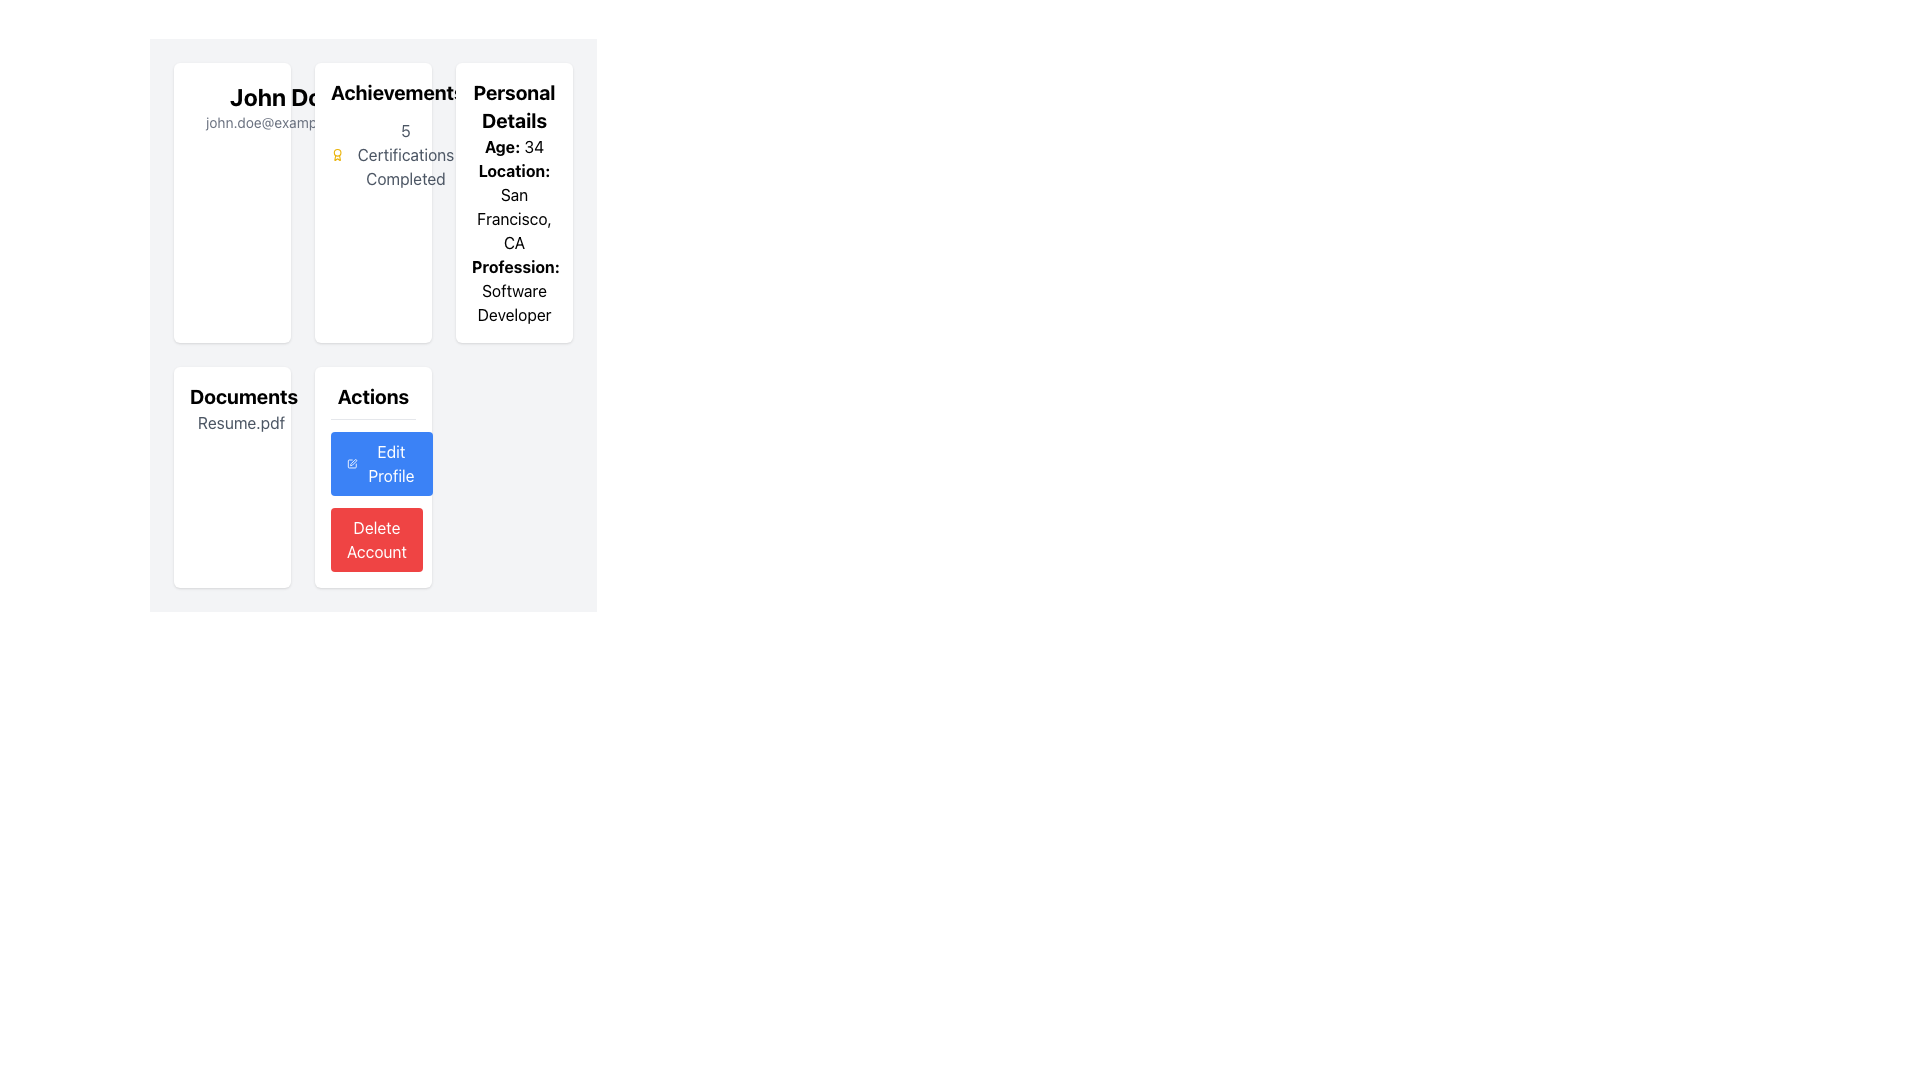  What do you see at coordinates (232, 422) in the screenshot?
I see `the text label indicating the document named 'Resume.pdf'` at bounding box center [232, 422].